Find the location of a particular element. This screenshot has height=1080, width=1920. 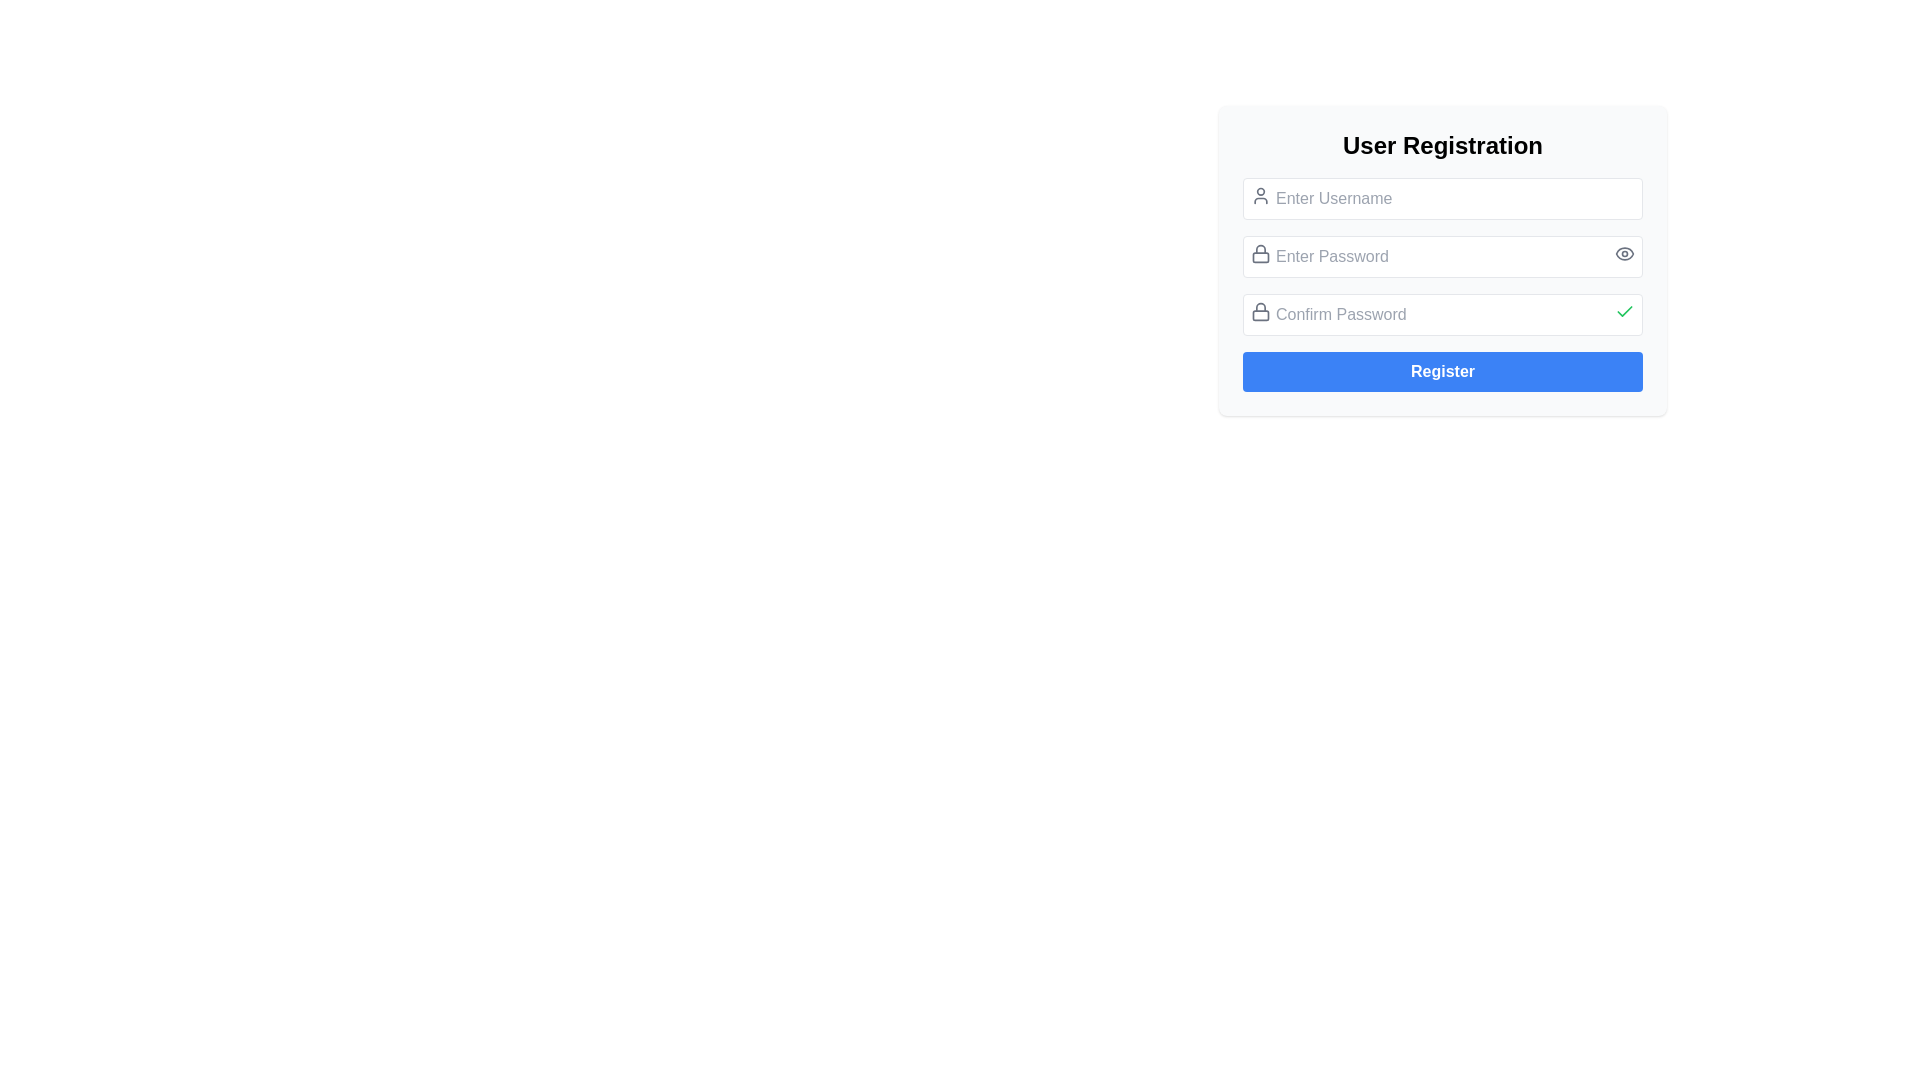

the Eye Icon located at the top-right corner of the password input field is located at coordinates (1625, 253).